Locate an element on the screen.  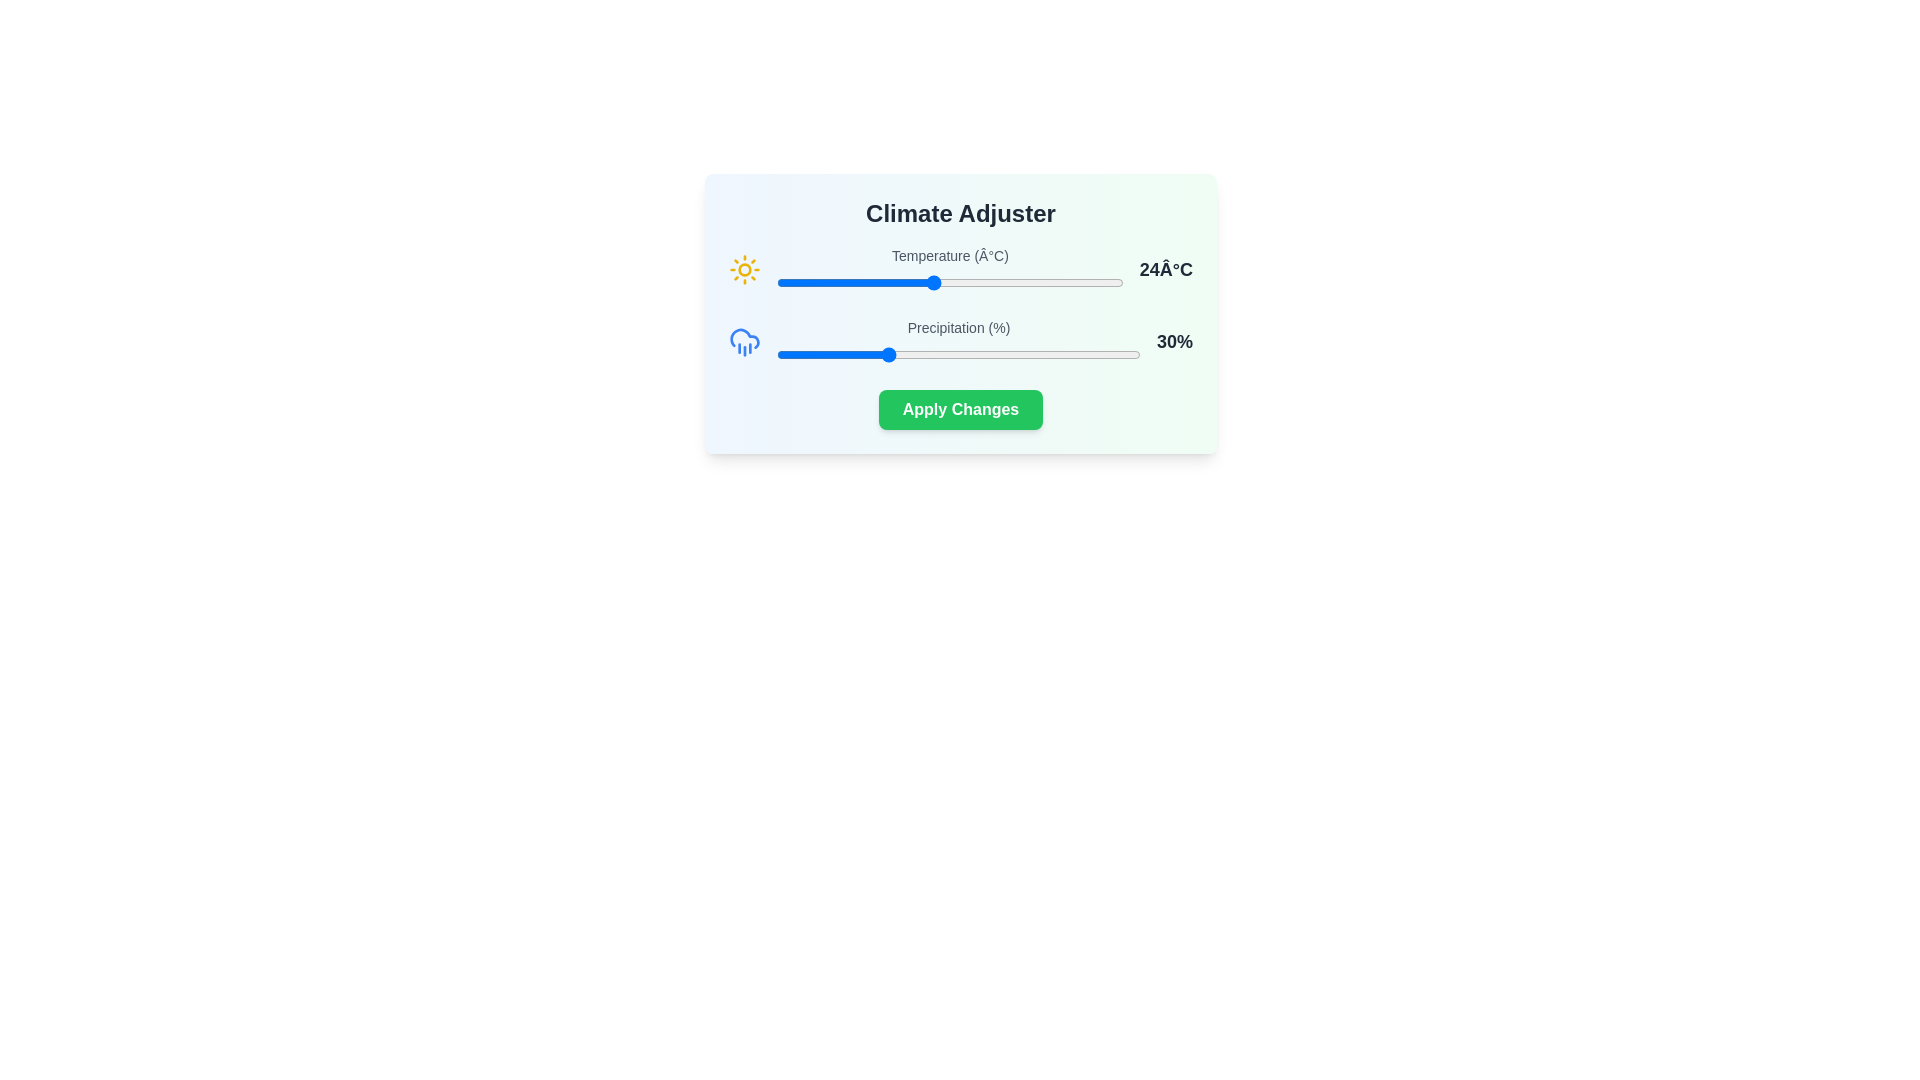
the temperature slider to 15°C is located at coordinates (776, 282).